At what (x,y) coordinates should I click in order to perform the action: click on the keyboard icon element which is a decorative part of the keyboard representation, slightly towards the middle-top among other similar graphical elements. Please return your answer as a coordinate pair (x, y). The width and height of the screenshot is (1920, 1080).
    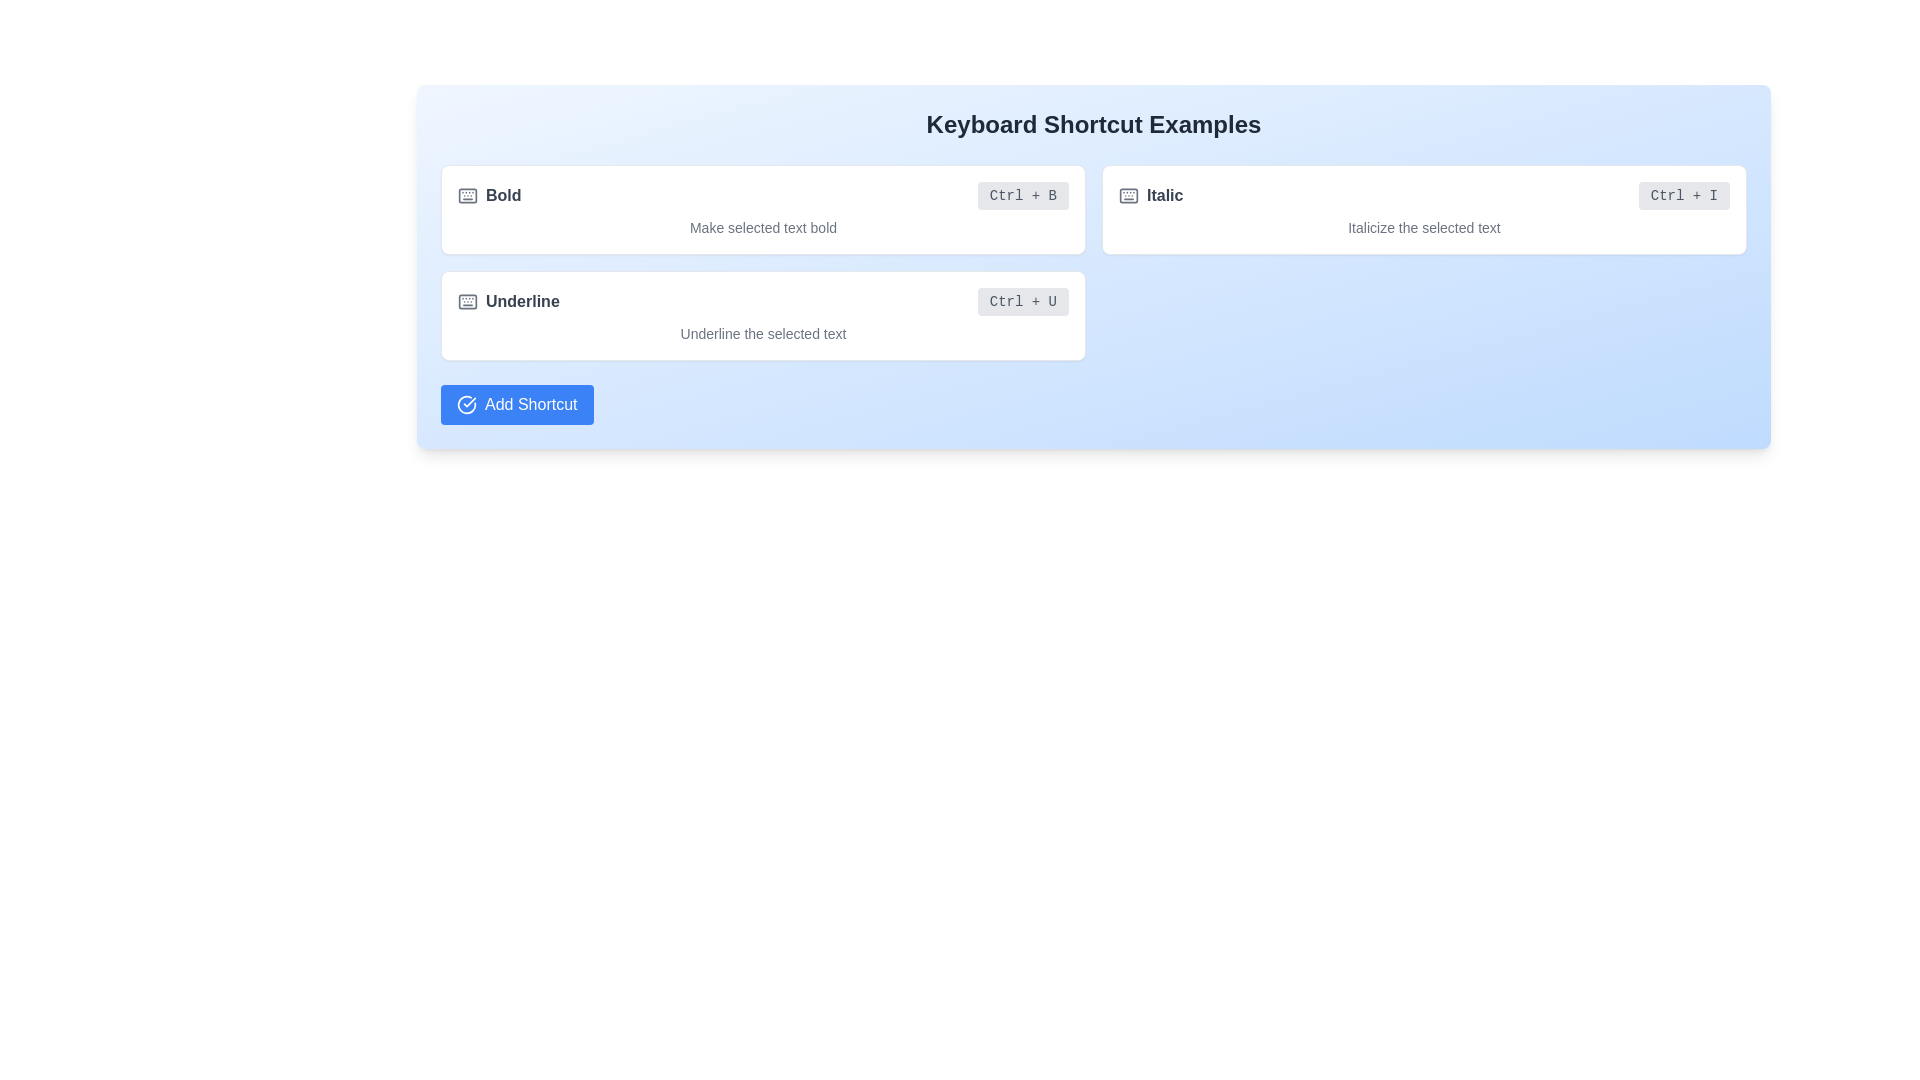
    Looking at the image, I should click on (466, 196).